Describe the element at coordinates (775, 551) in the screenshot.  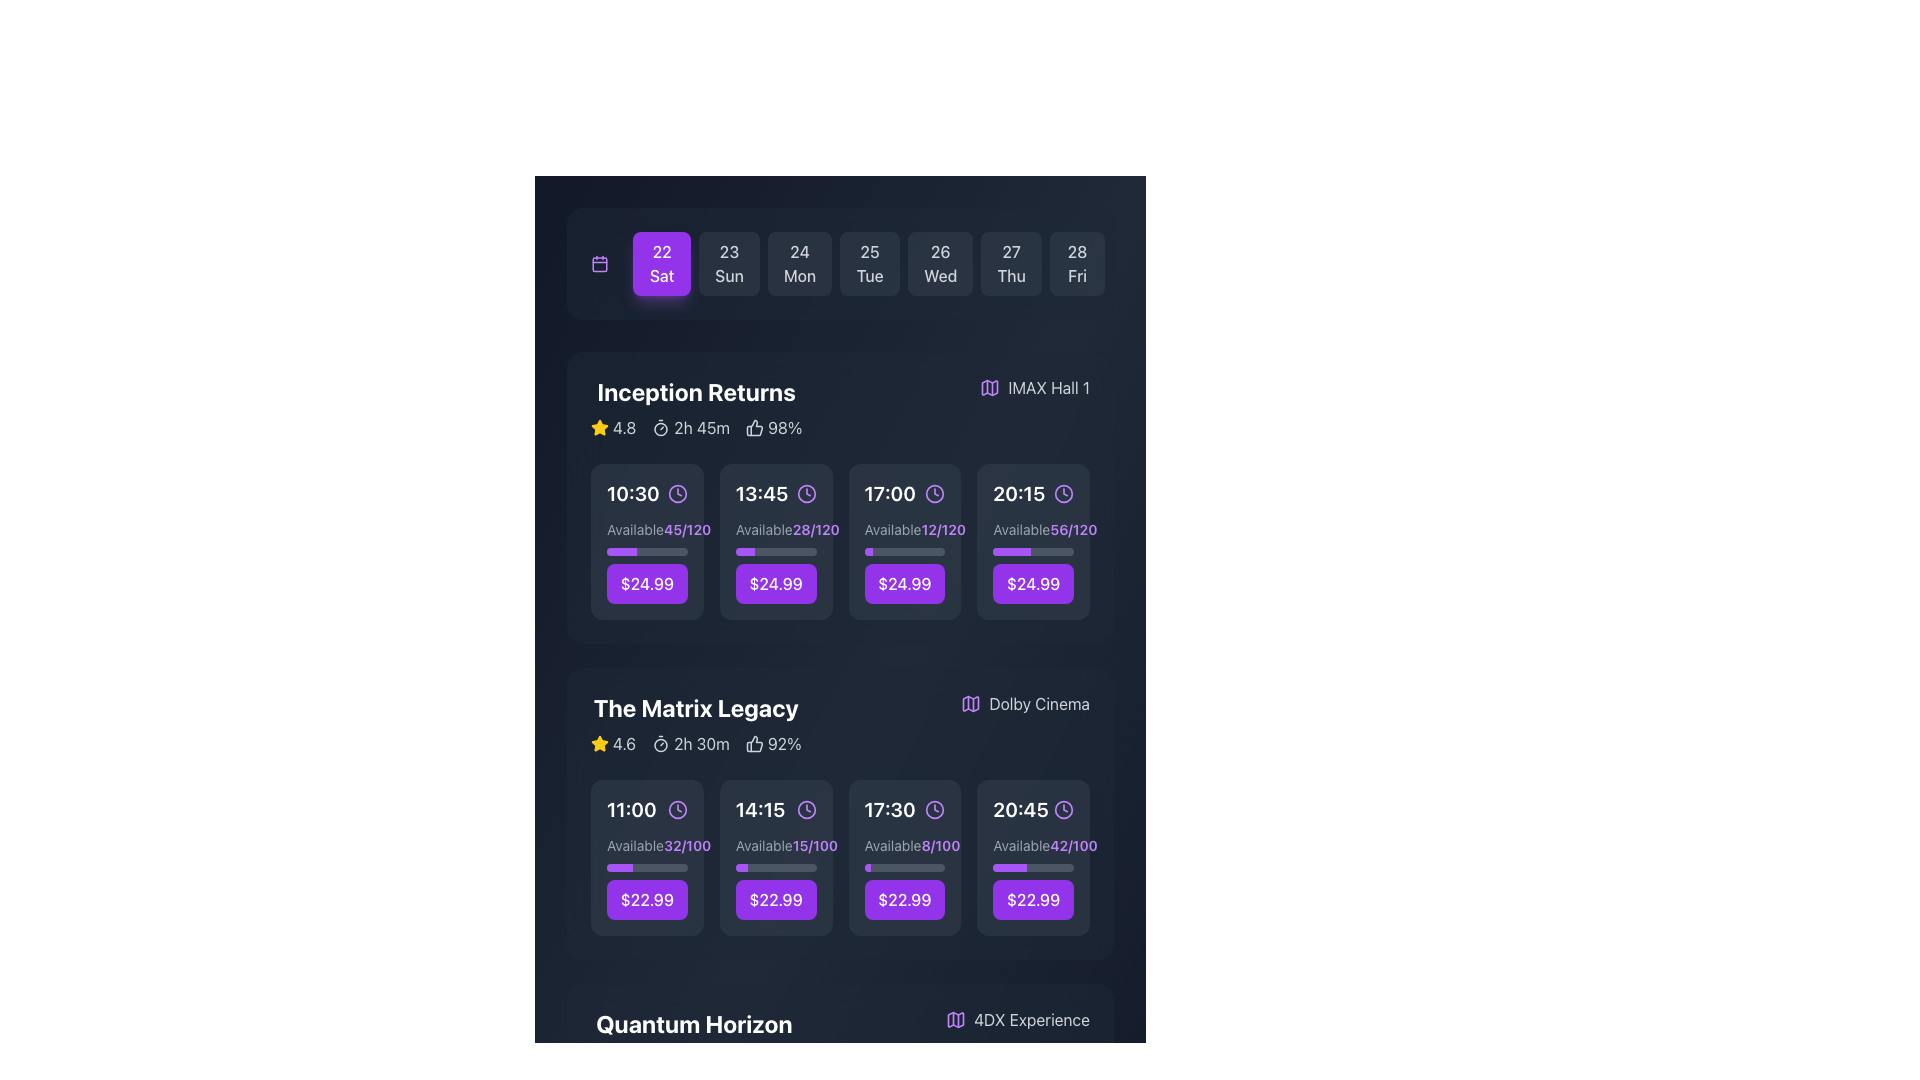
I see `the horizontal progress bar with a gray background and a purple portion, located below the text 'Available 28/120' and above the button displaying '$24.99'` at that location.